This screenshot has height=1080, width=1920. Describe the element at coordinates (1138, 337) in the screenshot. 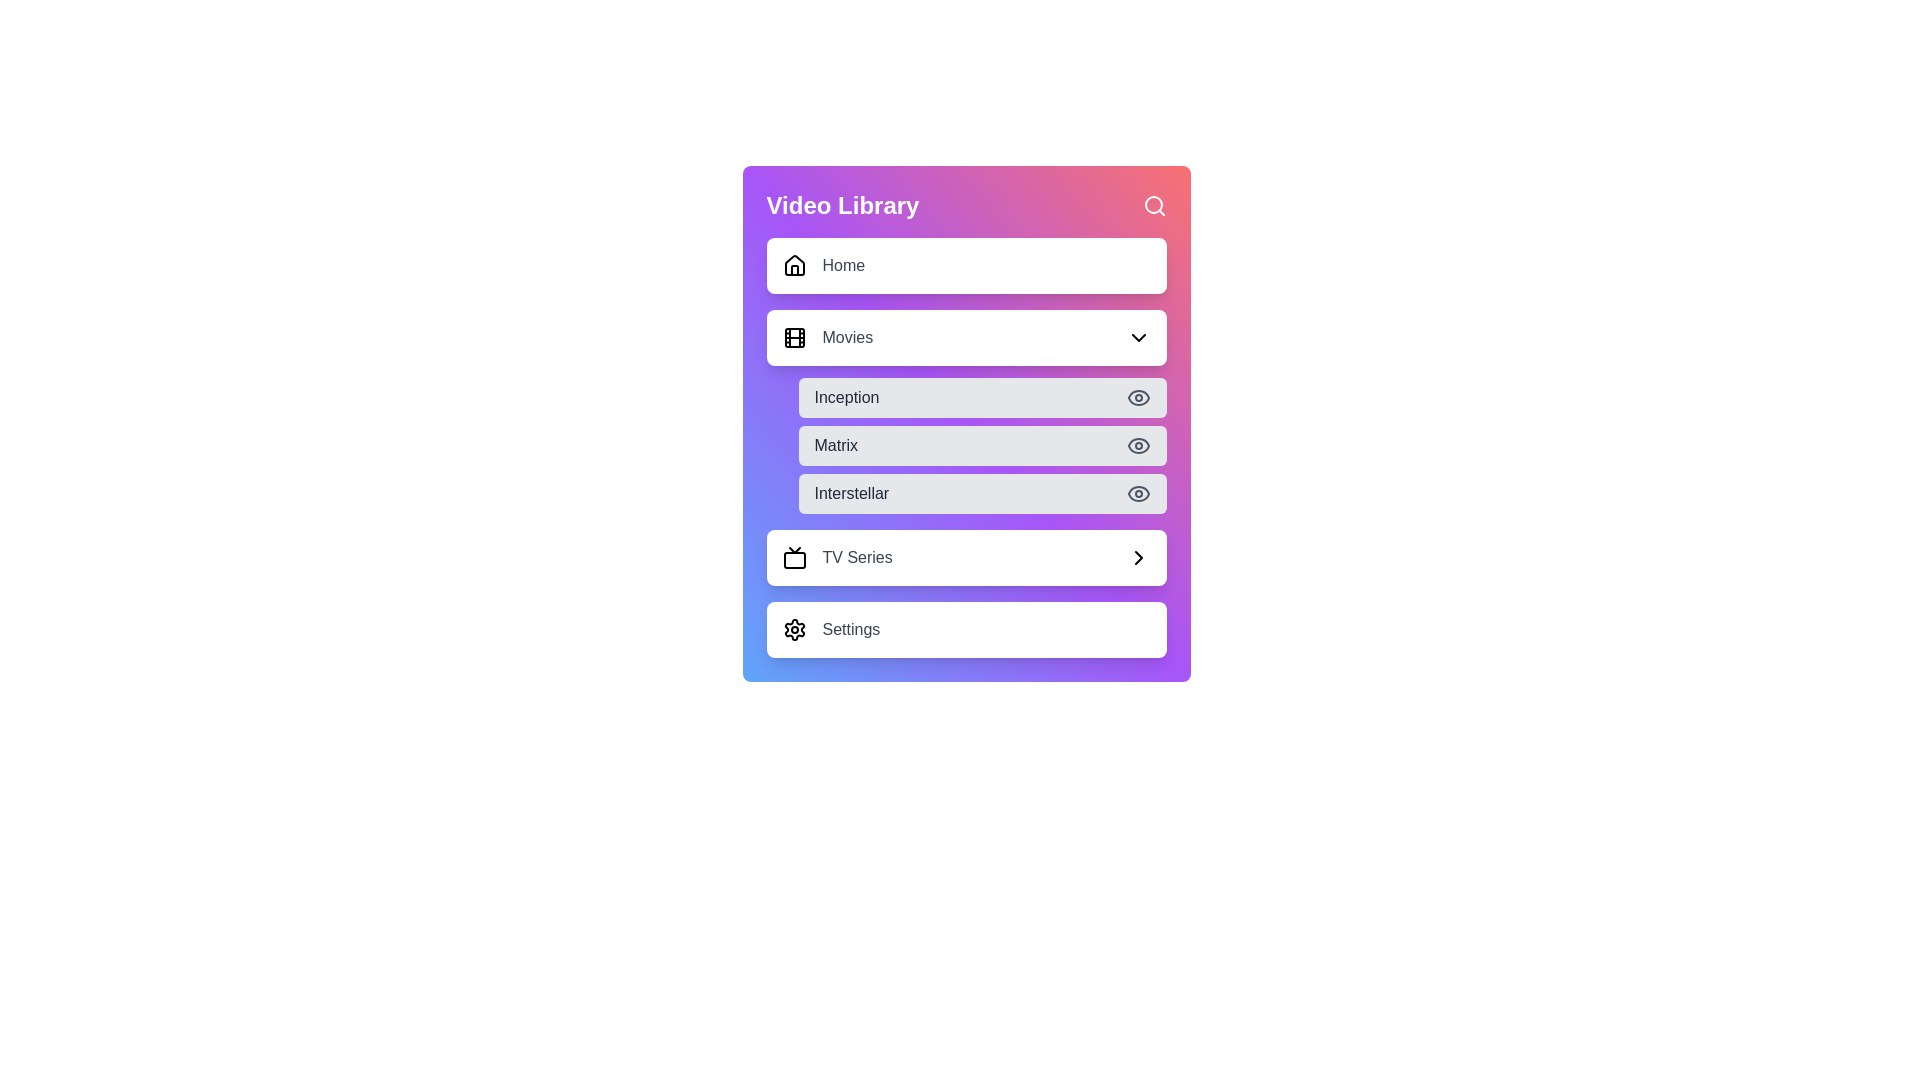

I see `the downward-pointing chevron icon next to the 'Movies' text` at that location.